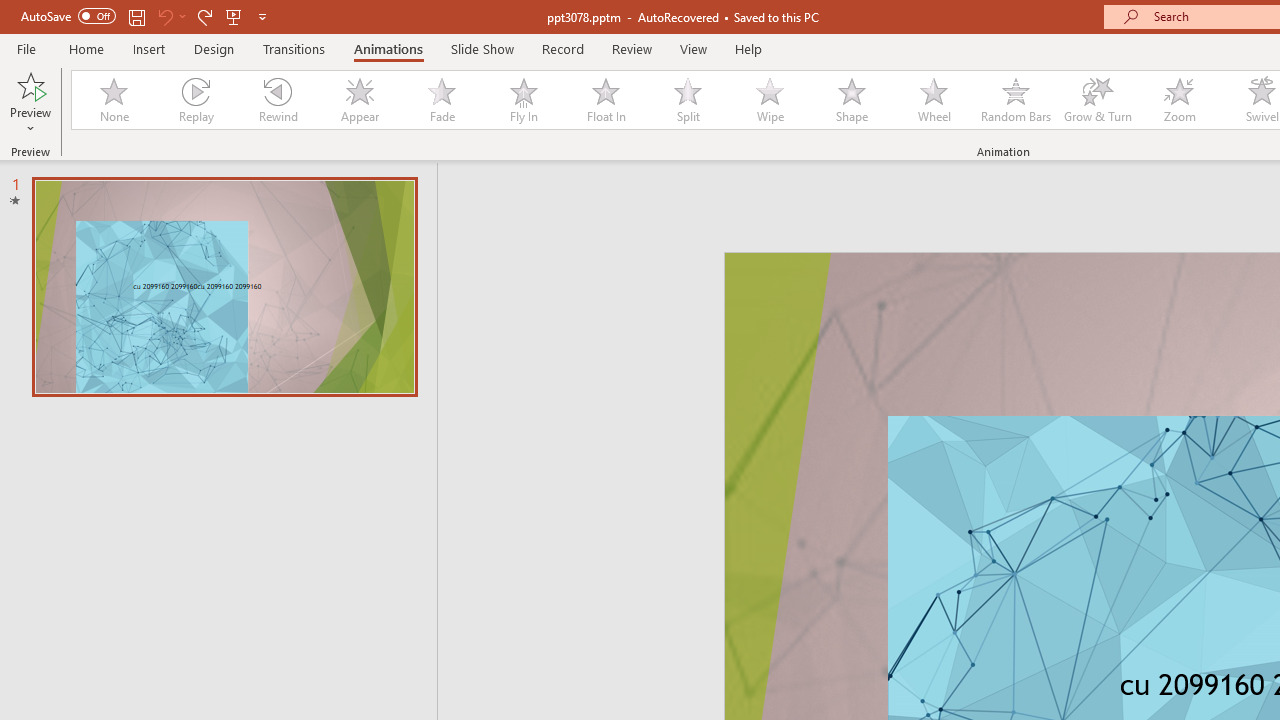 The image size is (1280, 720). What do you see at coordinates (30, 84) in the screenshot?
I see `'Preview'` at bounding box center [30, 84].